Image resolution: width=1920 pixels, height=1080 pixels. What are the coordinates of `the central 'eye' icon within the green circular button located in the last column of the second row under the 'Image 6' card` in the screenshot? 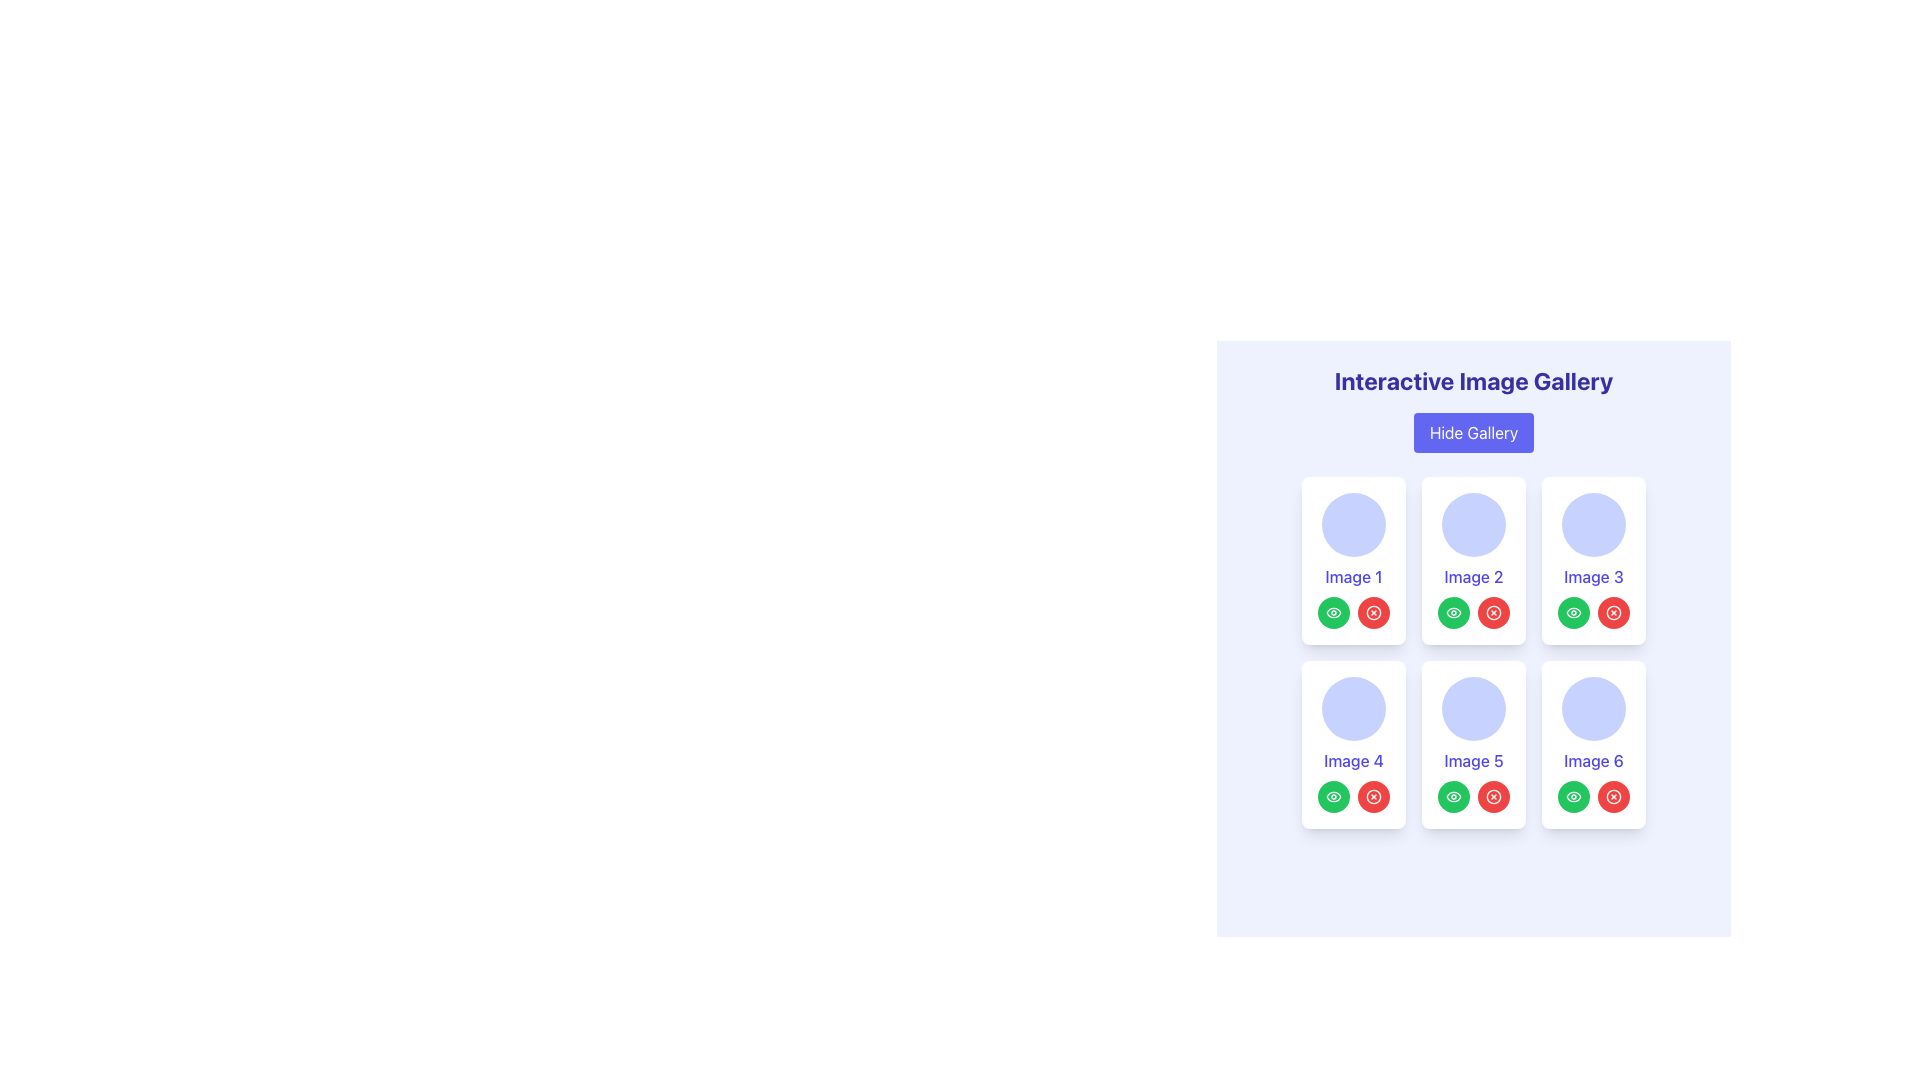 It's located at (1573, 796).